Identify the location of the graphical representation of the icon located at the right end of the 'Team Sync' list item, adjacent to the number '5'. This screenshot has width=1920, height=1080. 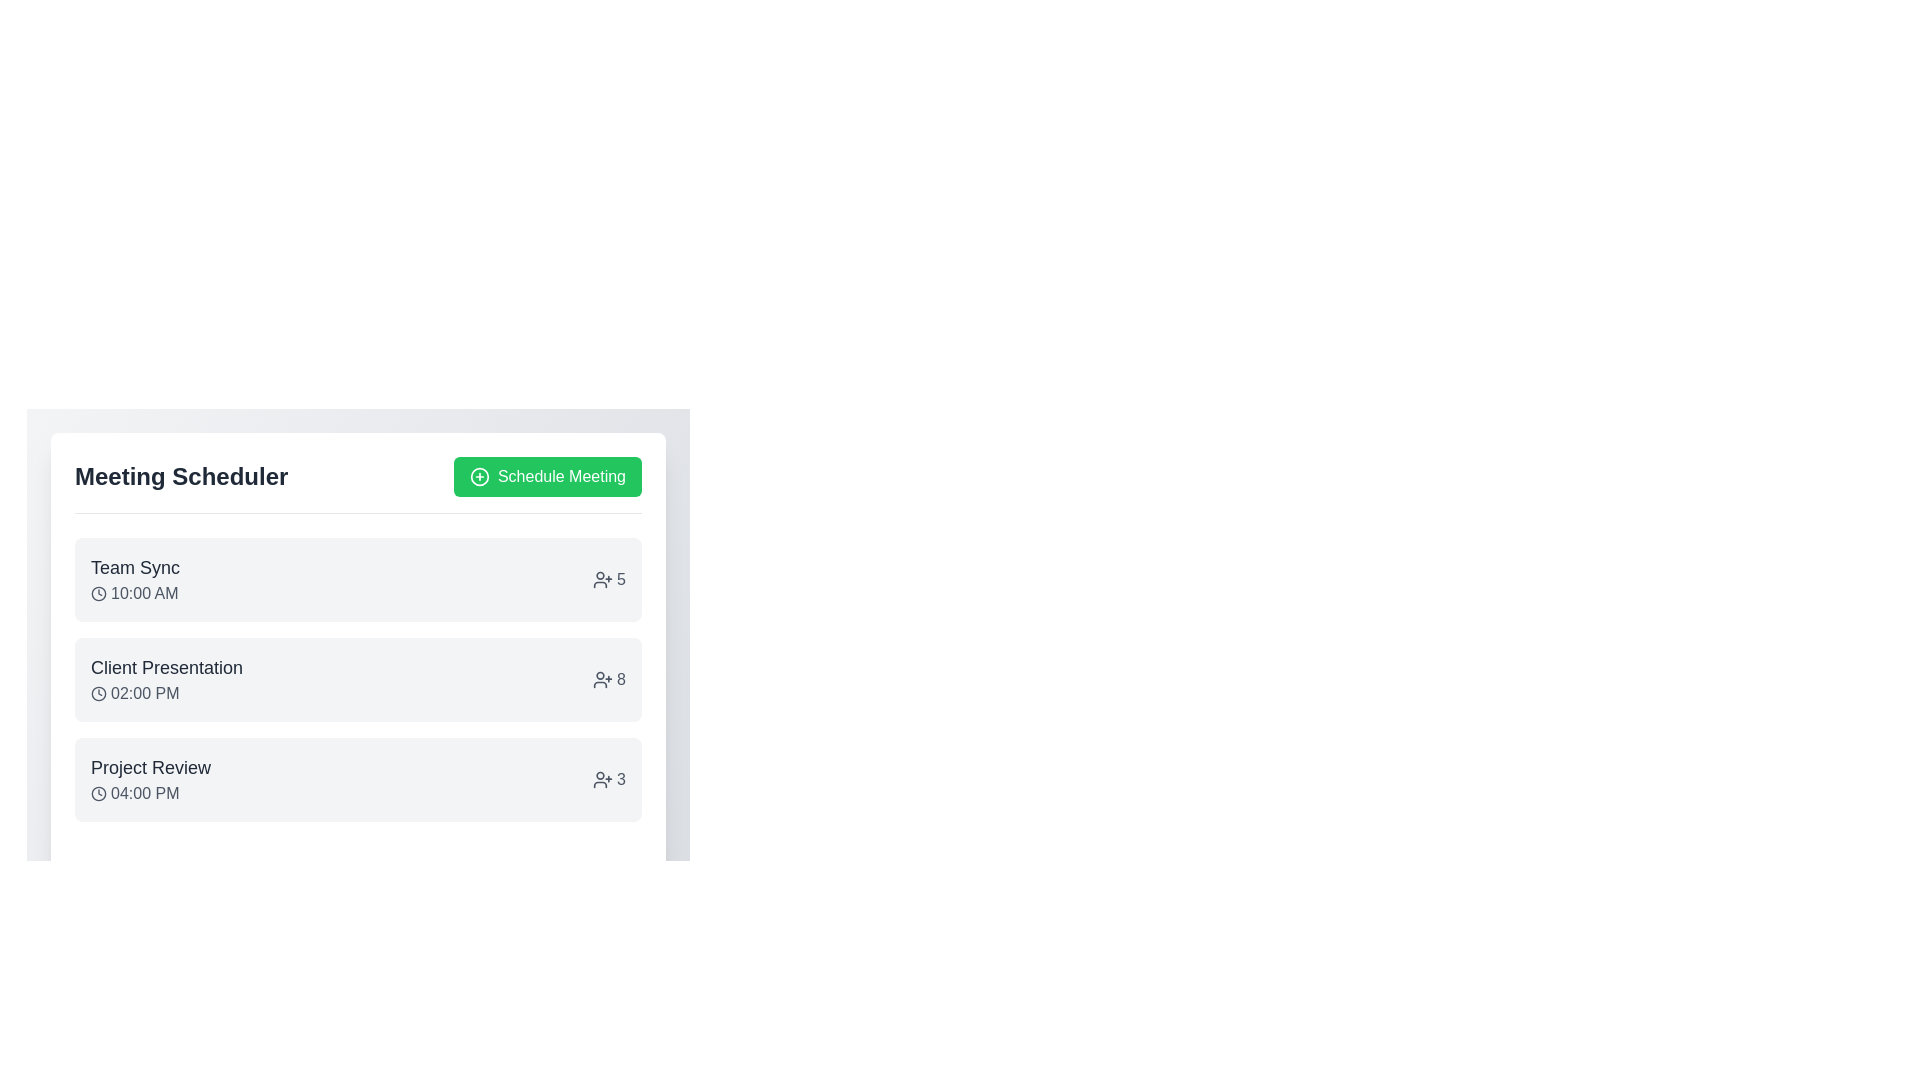
(602, 579).